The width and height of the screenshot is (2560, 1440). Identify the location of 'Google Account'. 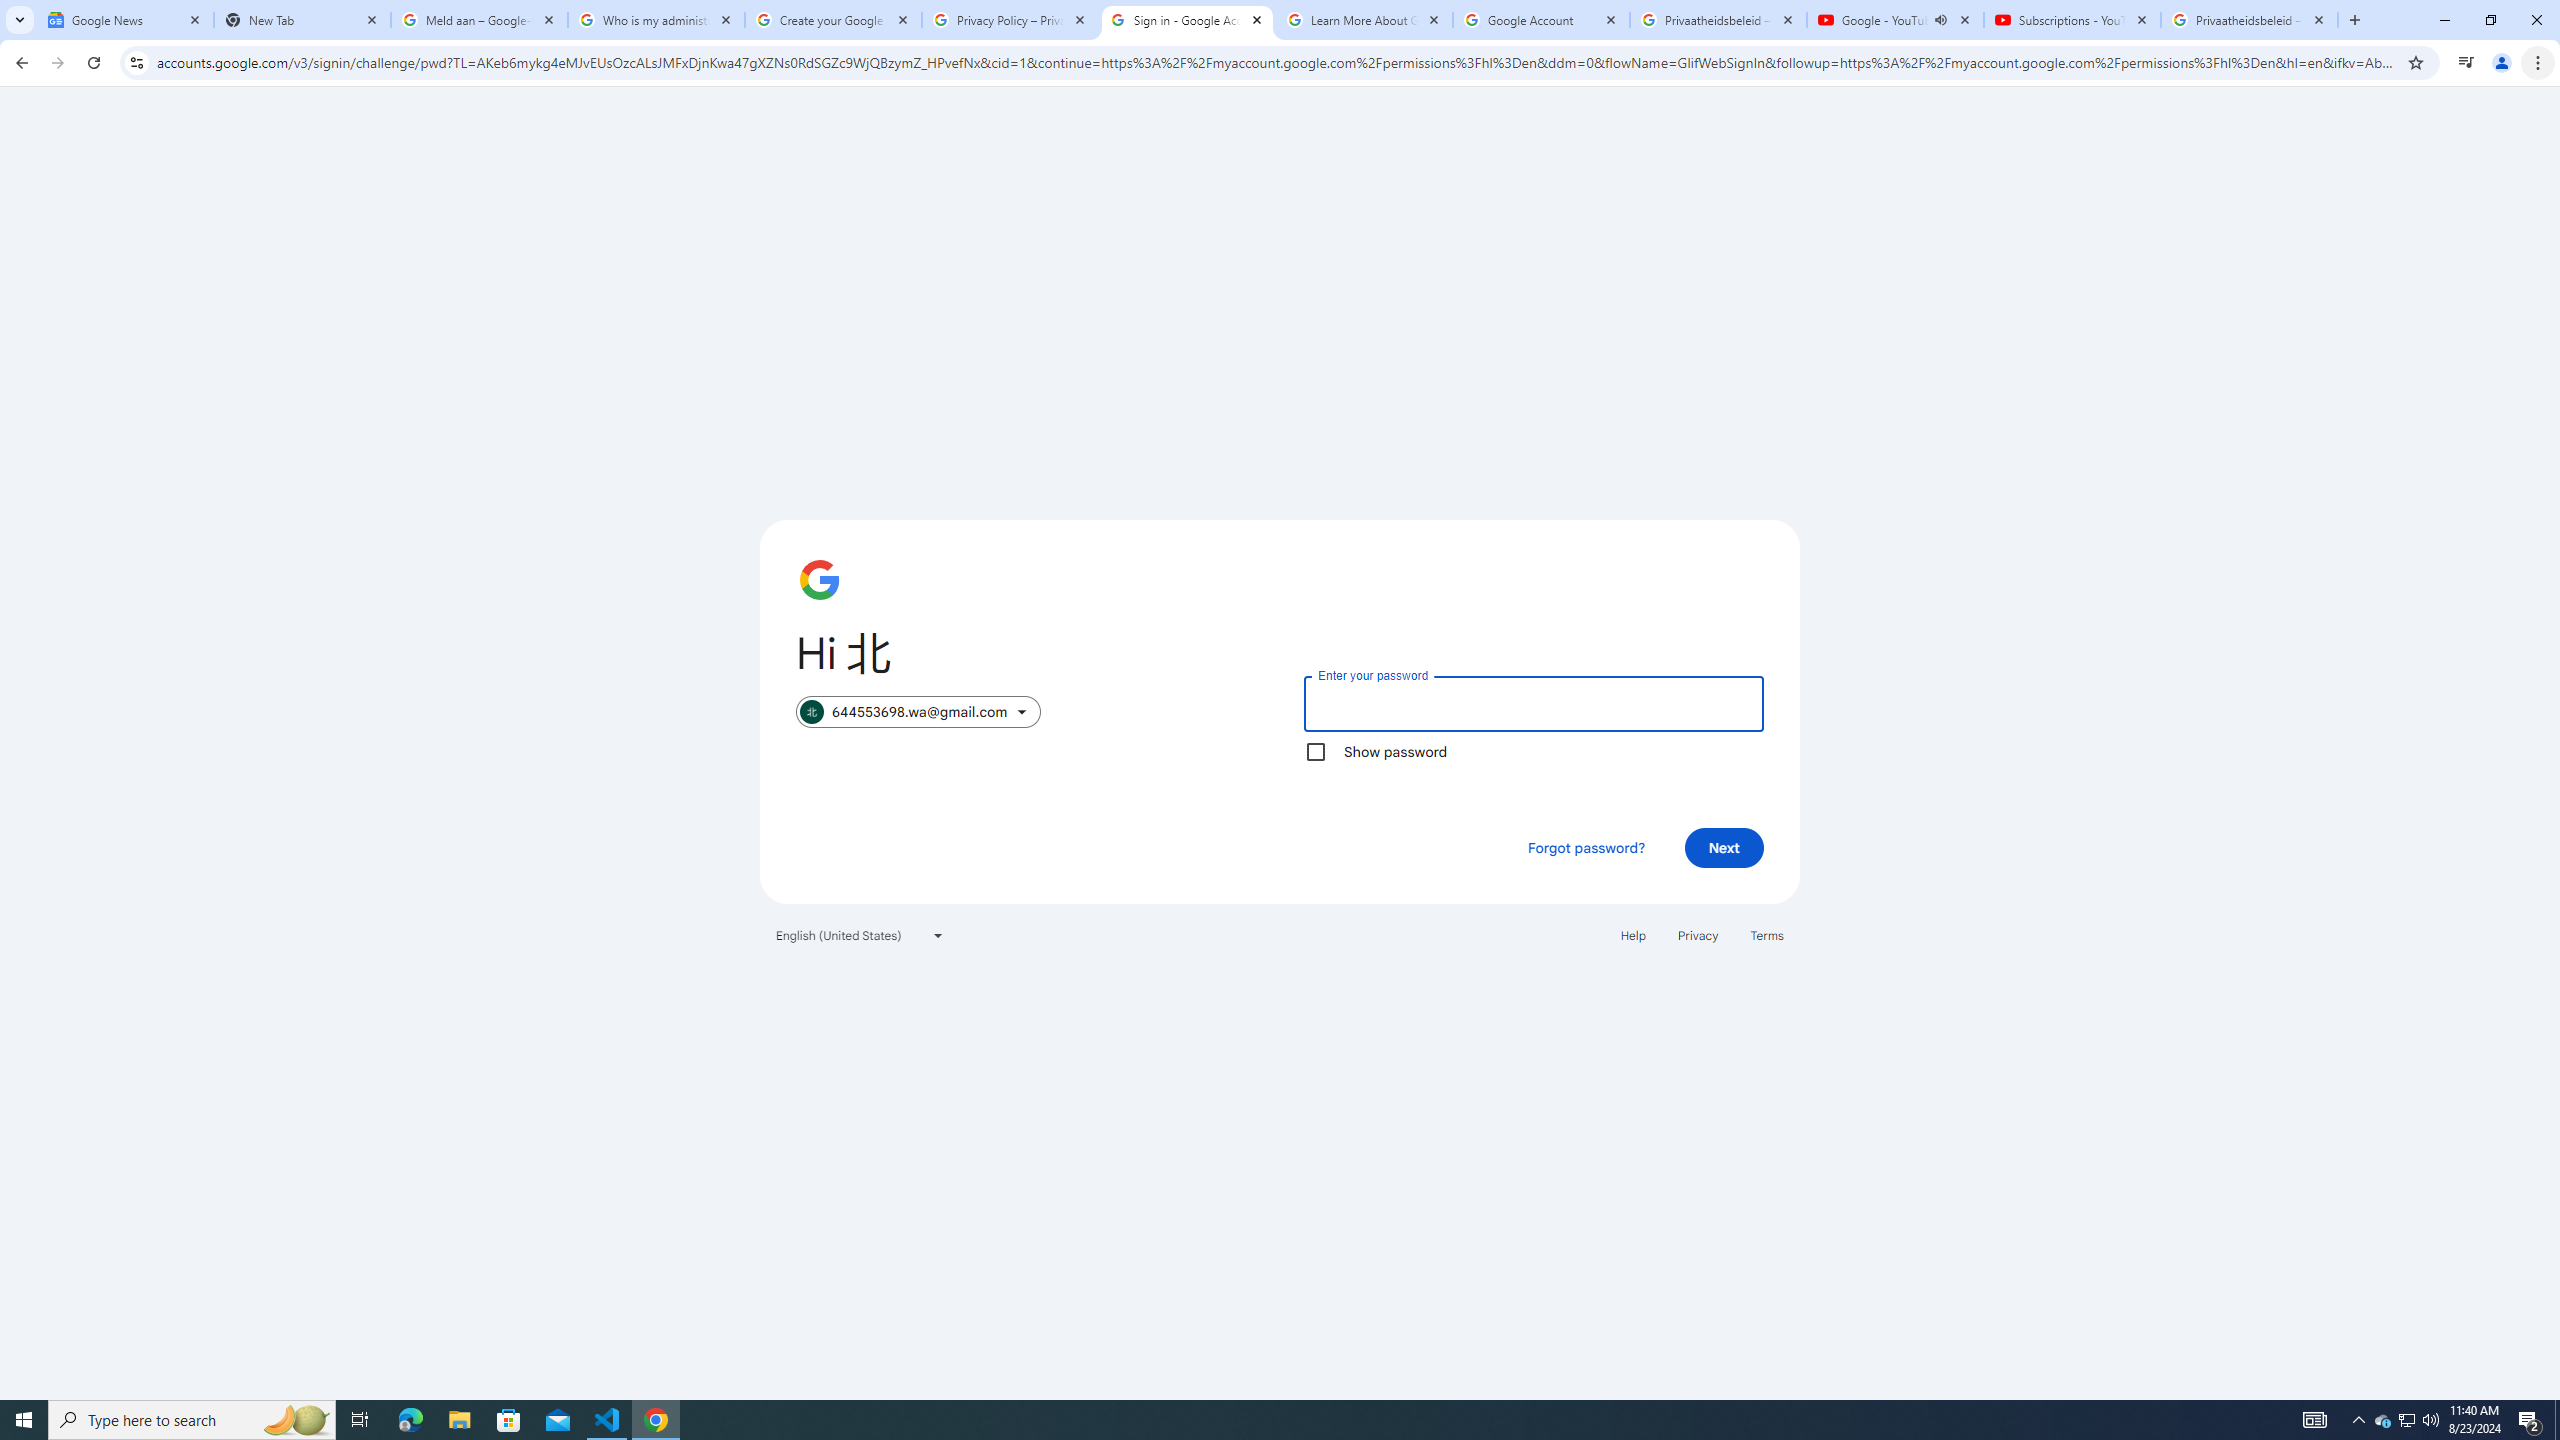
(1540, 19).